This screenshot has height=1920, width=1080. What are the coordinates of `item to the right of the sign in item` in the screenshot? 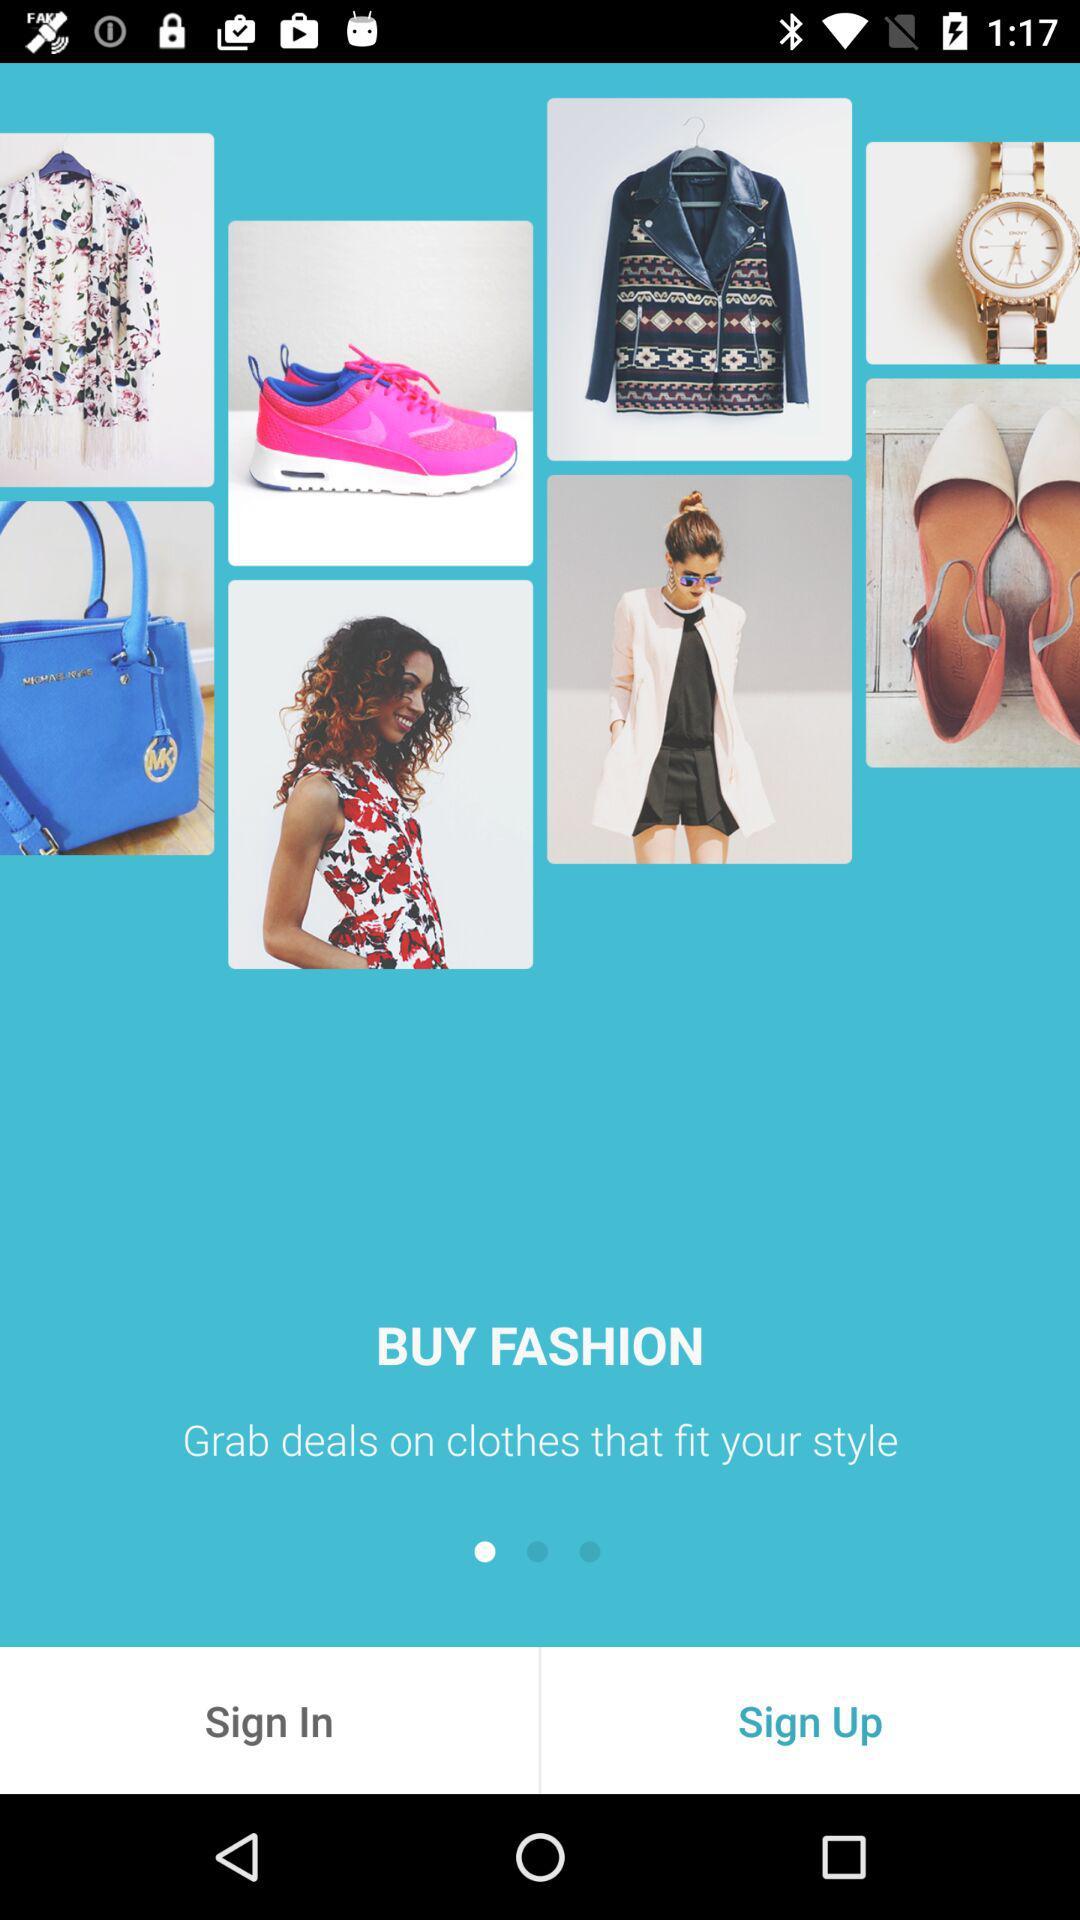 It's located at (810, 1719).